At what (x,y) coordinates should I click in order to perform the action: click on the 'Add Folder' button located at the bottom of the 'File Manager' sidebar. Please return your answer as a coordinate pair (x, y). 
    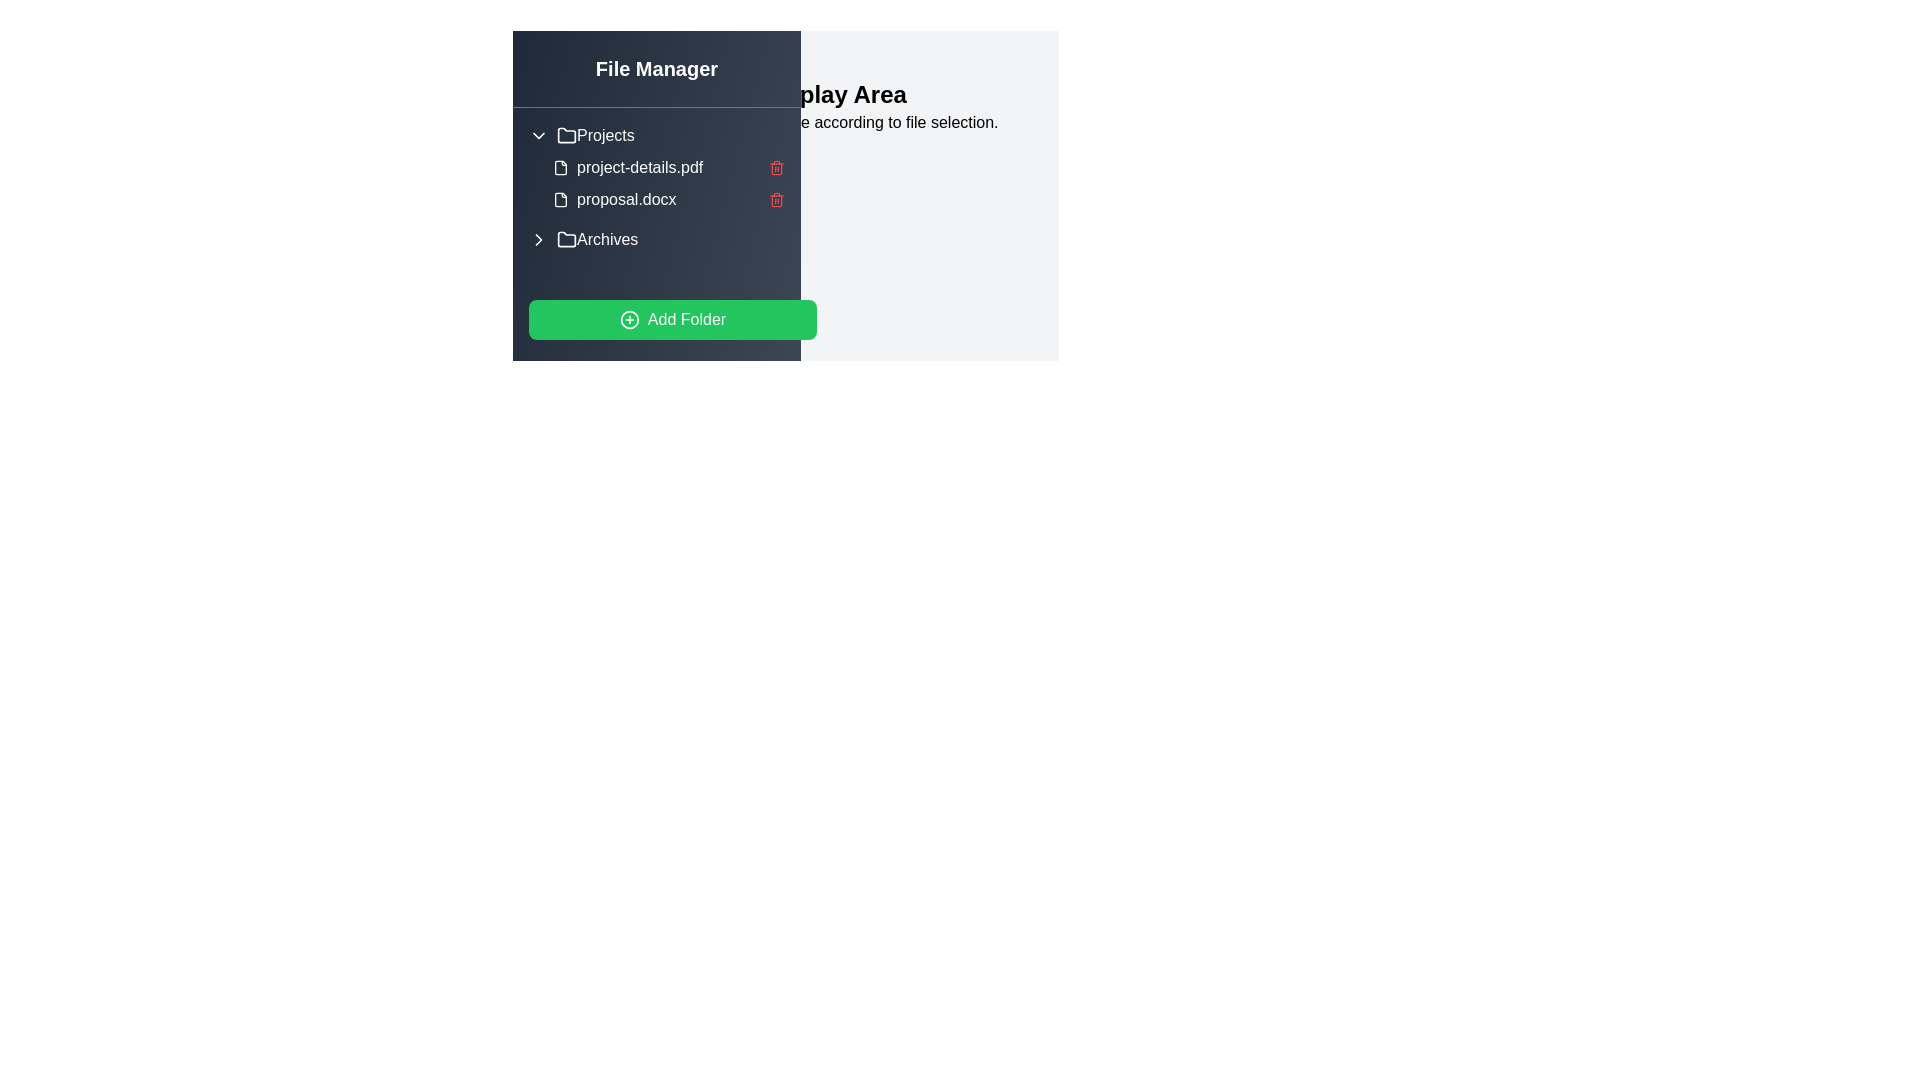
    Looking at the image, I should click on (672, 319).